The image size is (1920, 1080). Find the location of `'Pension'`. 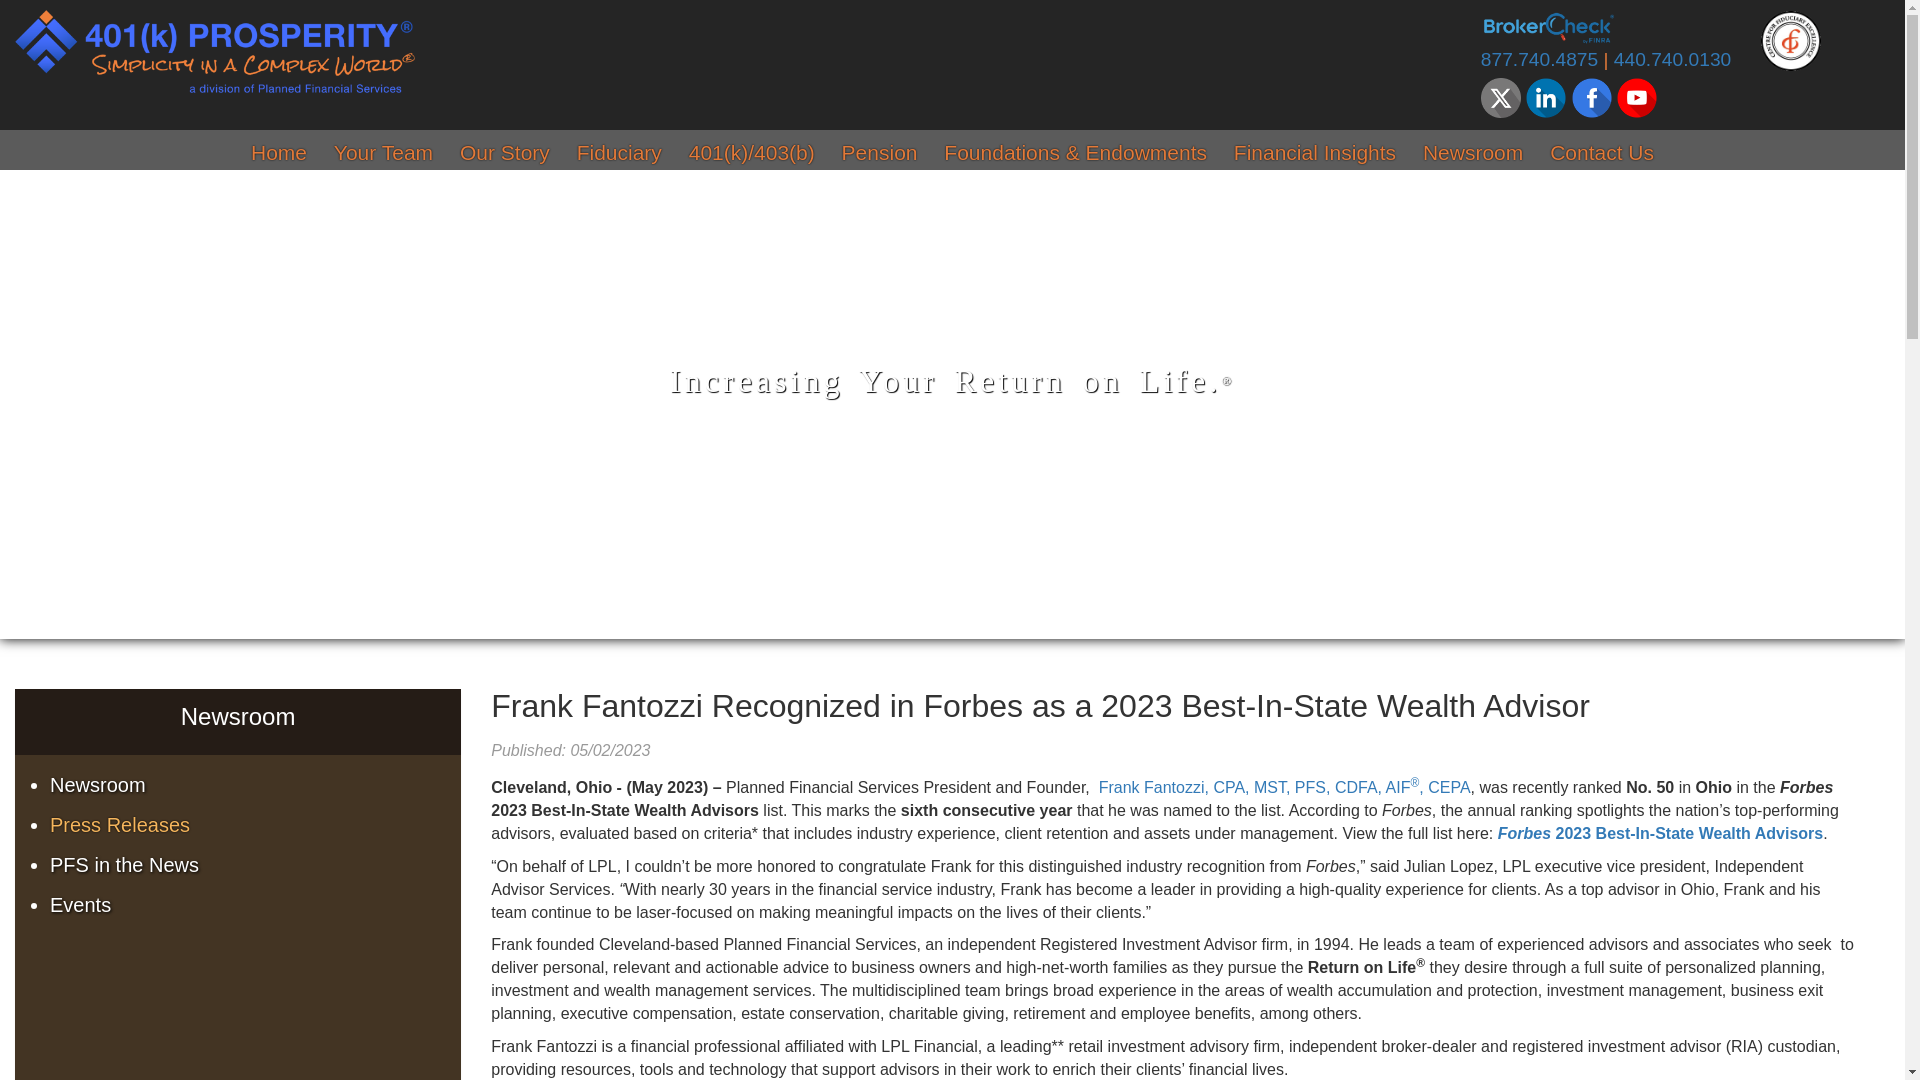

'Pension' is located at coordinates (879, 154).